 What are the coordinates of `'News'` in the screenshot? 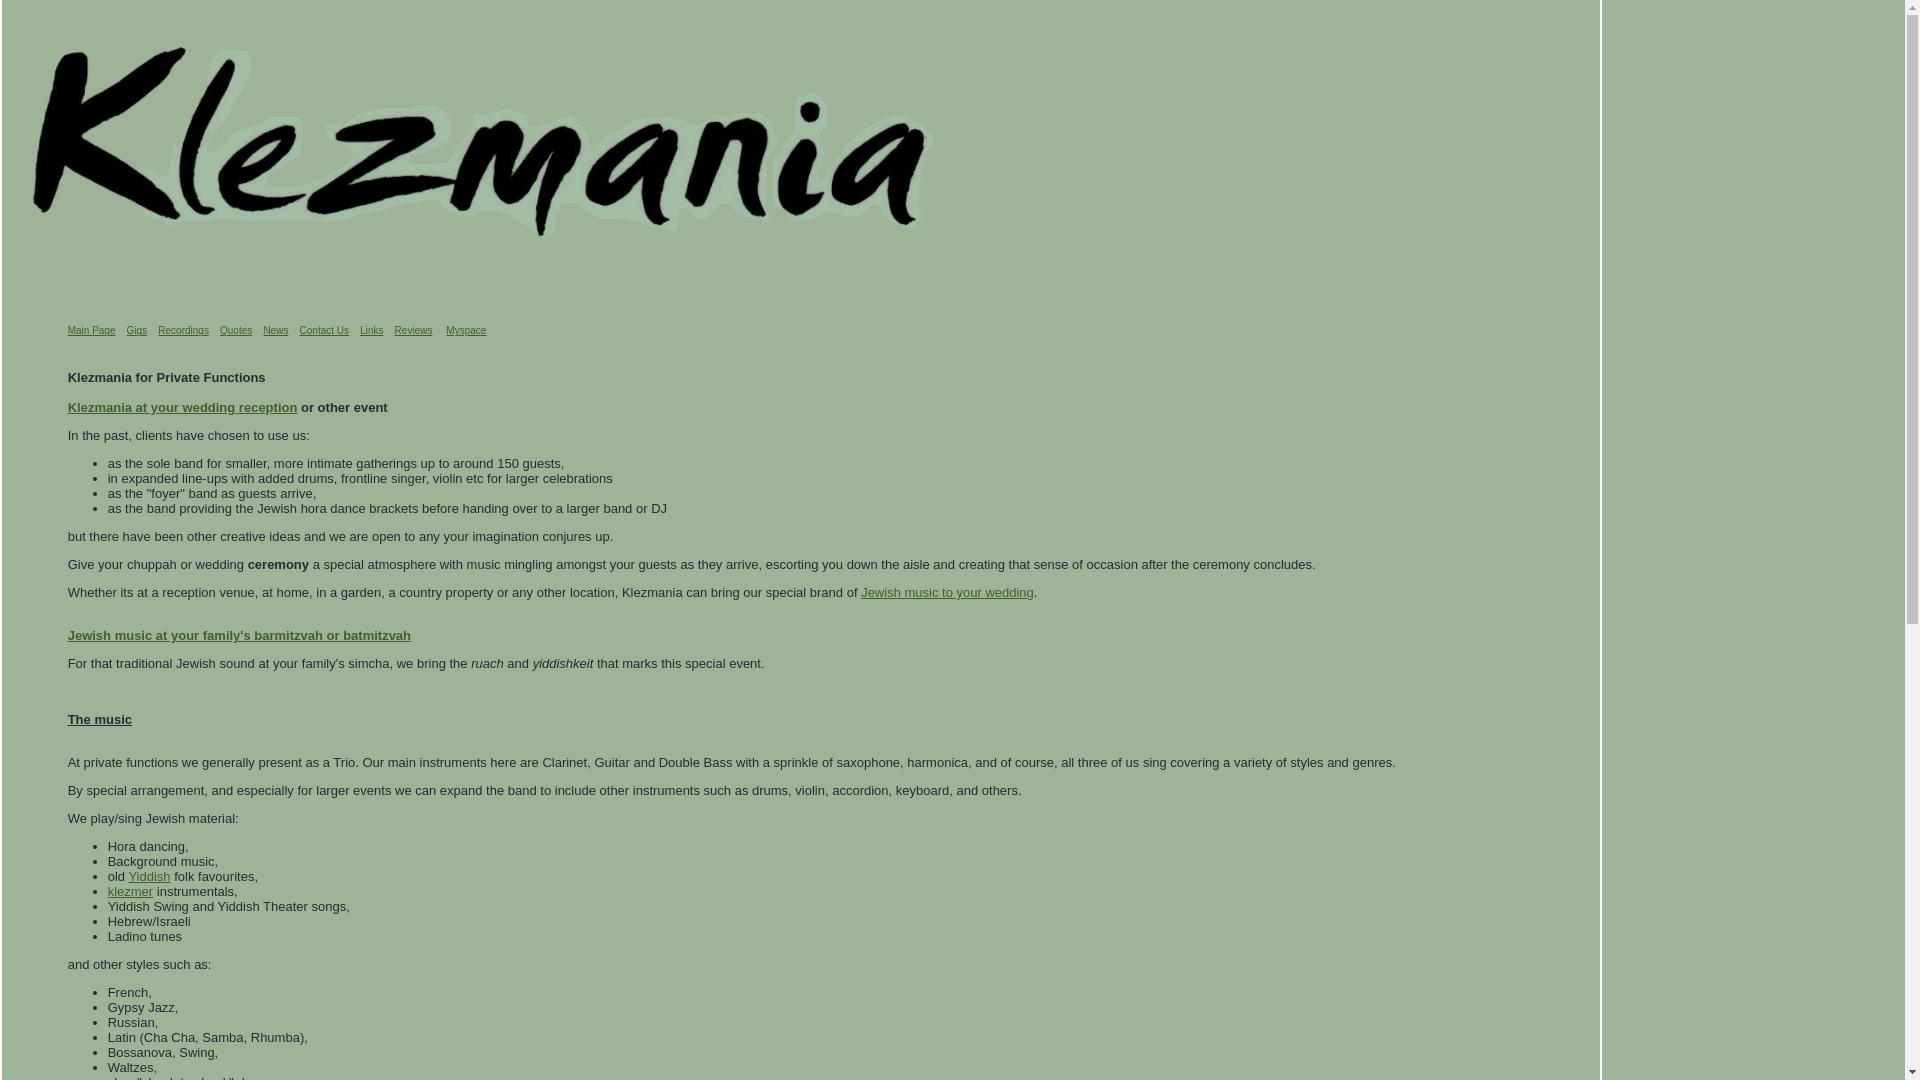 It's located at (274, 329).